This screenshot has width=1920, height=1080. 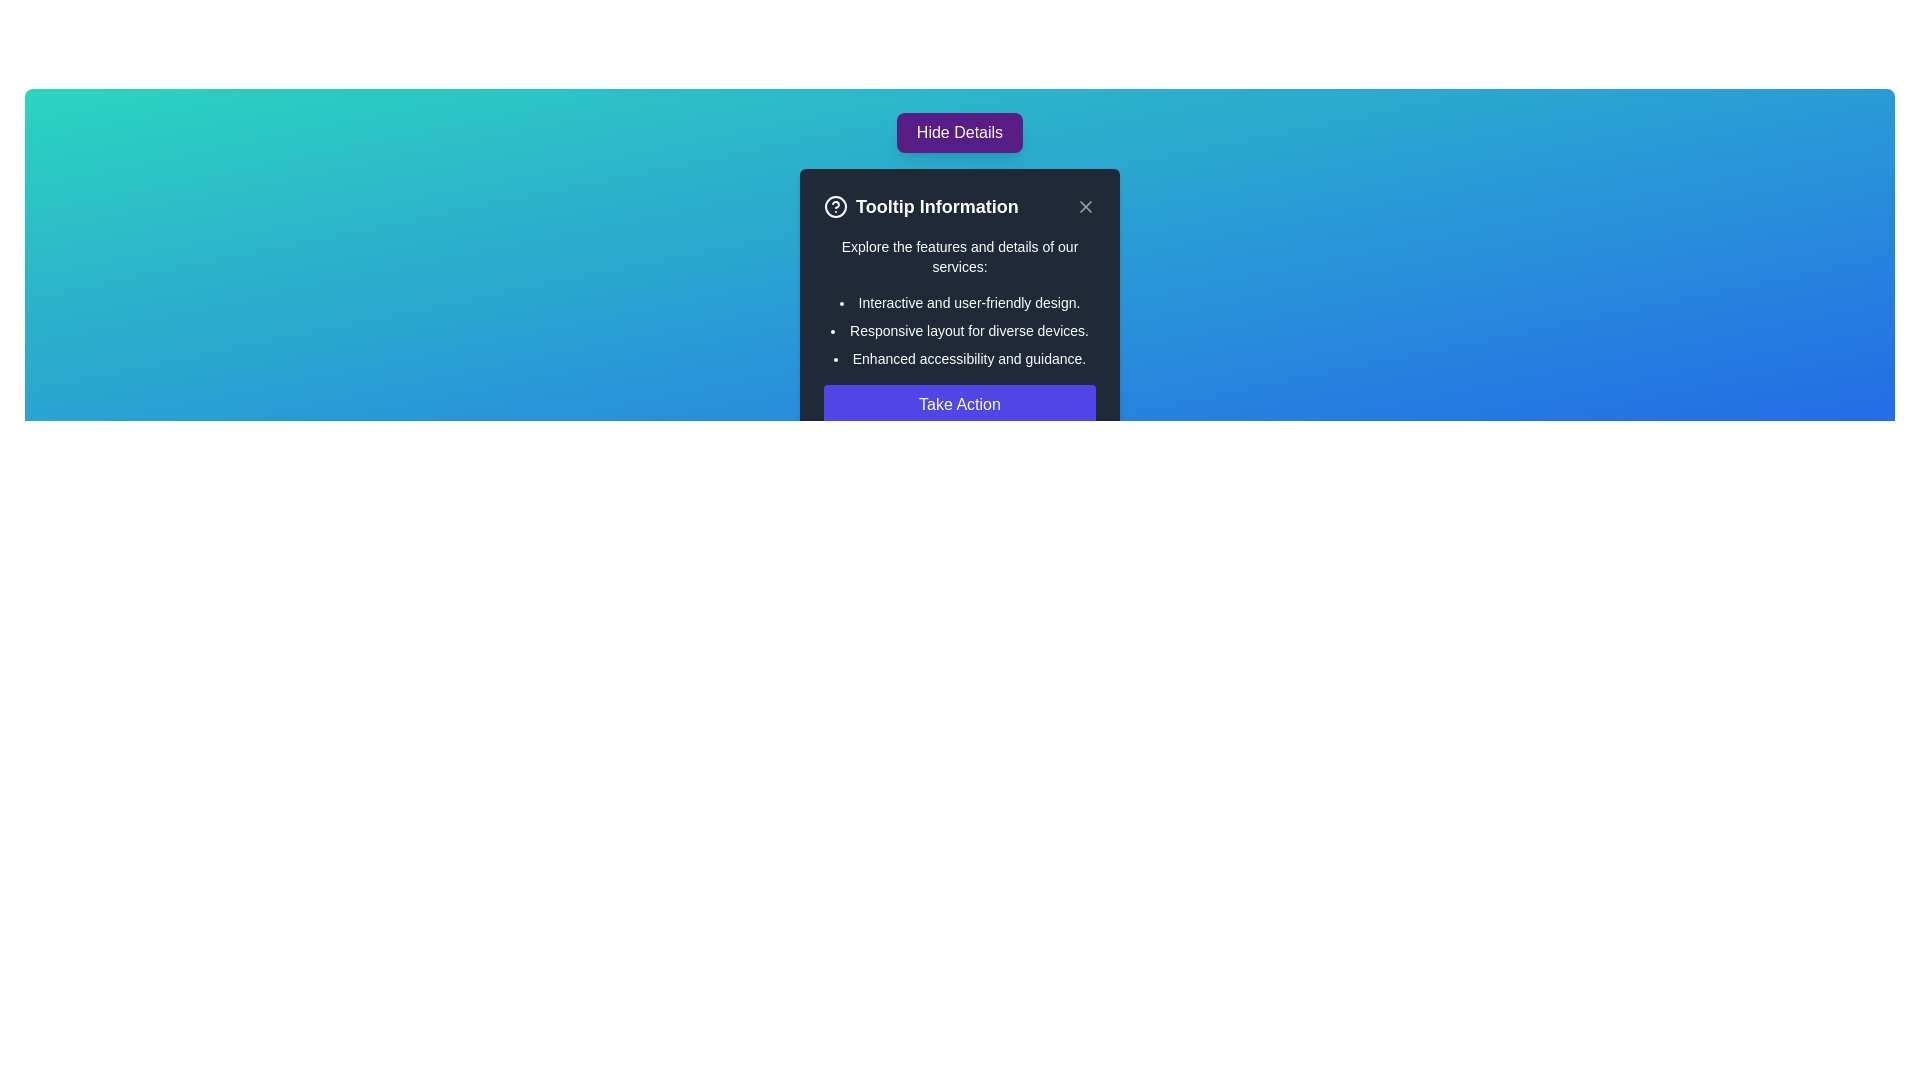 I want to click on the descriptive list of features located within the 'Tooltip Information' modal, positioned below the subtitle 'Explore the features and details of our services:' and above the 'Take Action' button, so click(x=960, y=330).